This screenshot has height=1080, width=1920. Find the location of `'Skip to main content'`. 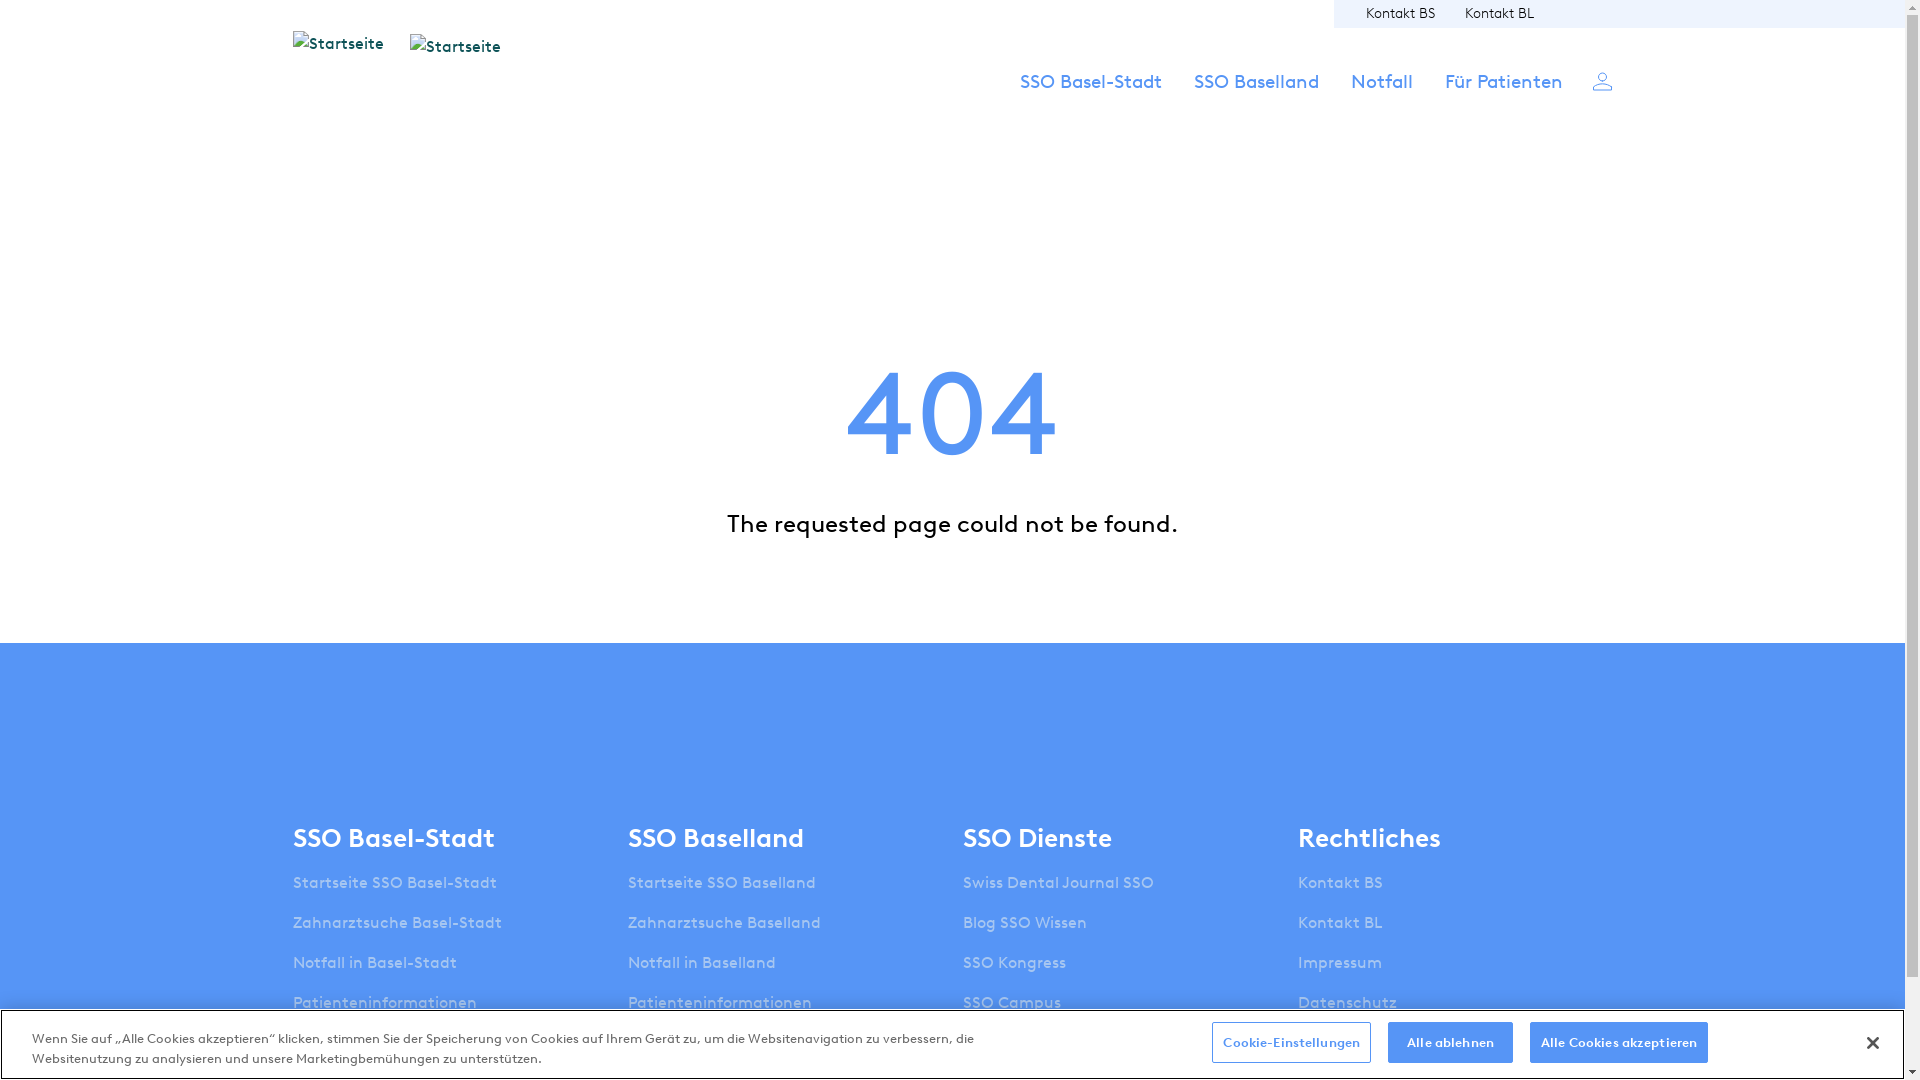

'Skip to main content' is located at coordinates (0, 0).